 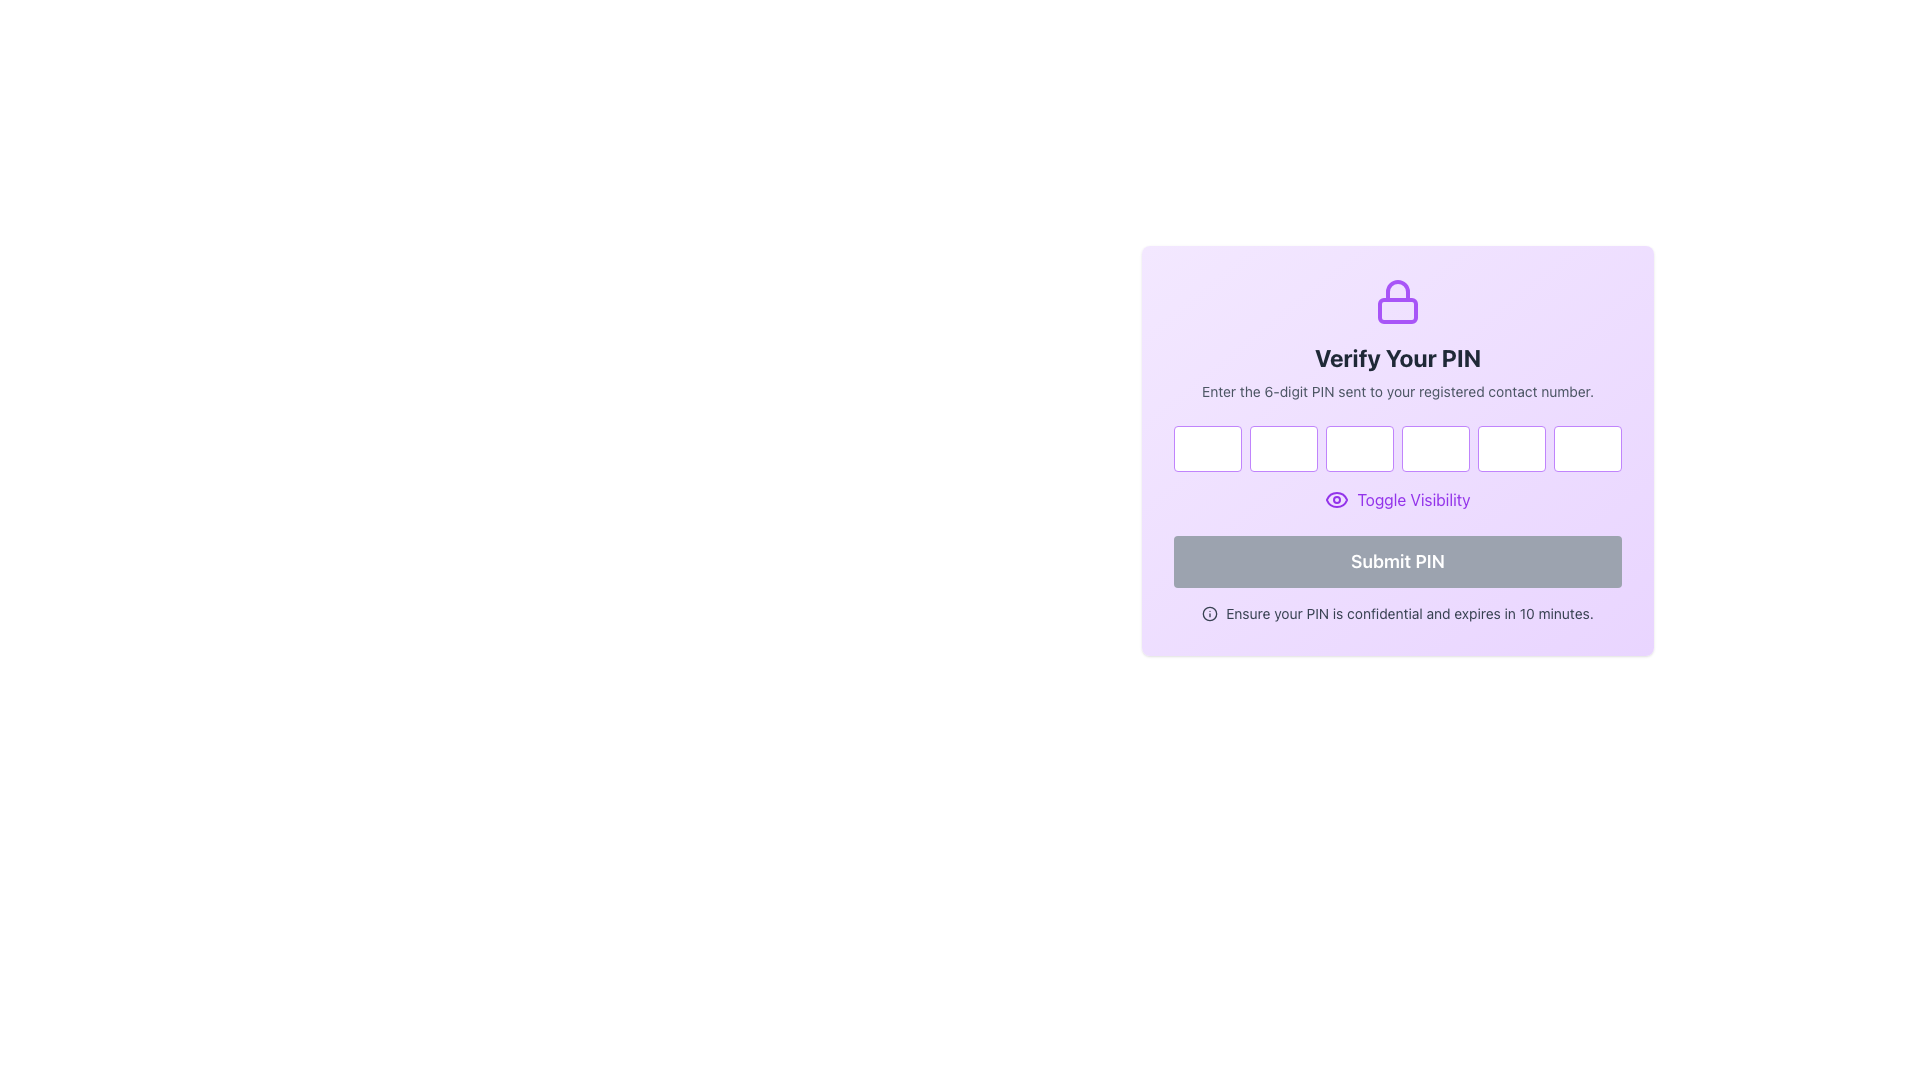 What do you see at coordinates (1396, 447) in the screenshot?
I see `the individual box of the Pin Code Input Grid to focus on it` at bounding box center [1396, 447].